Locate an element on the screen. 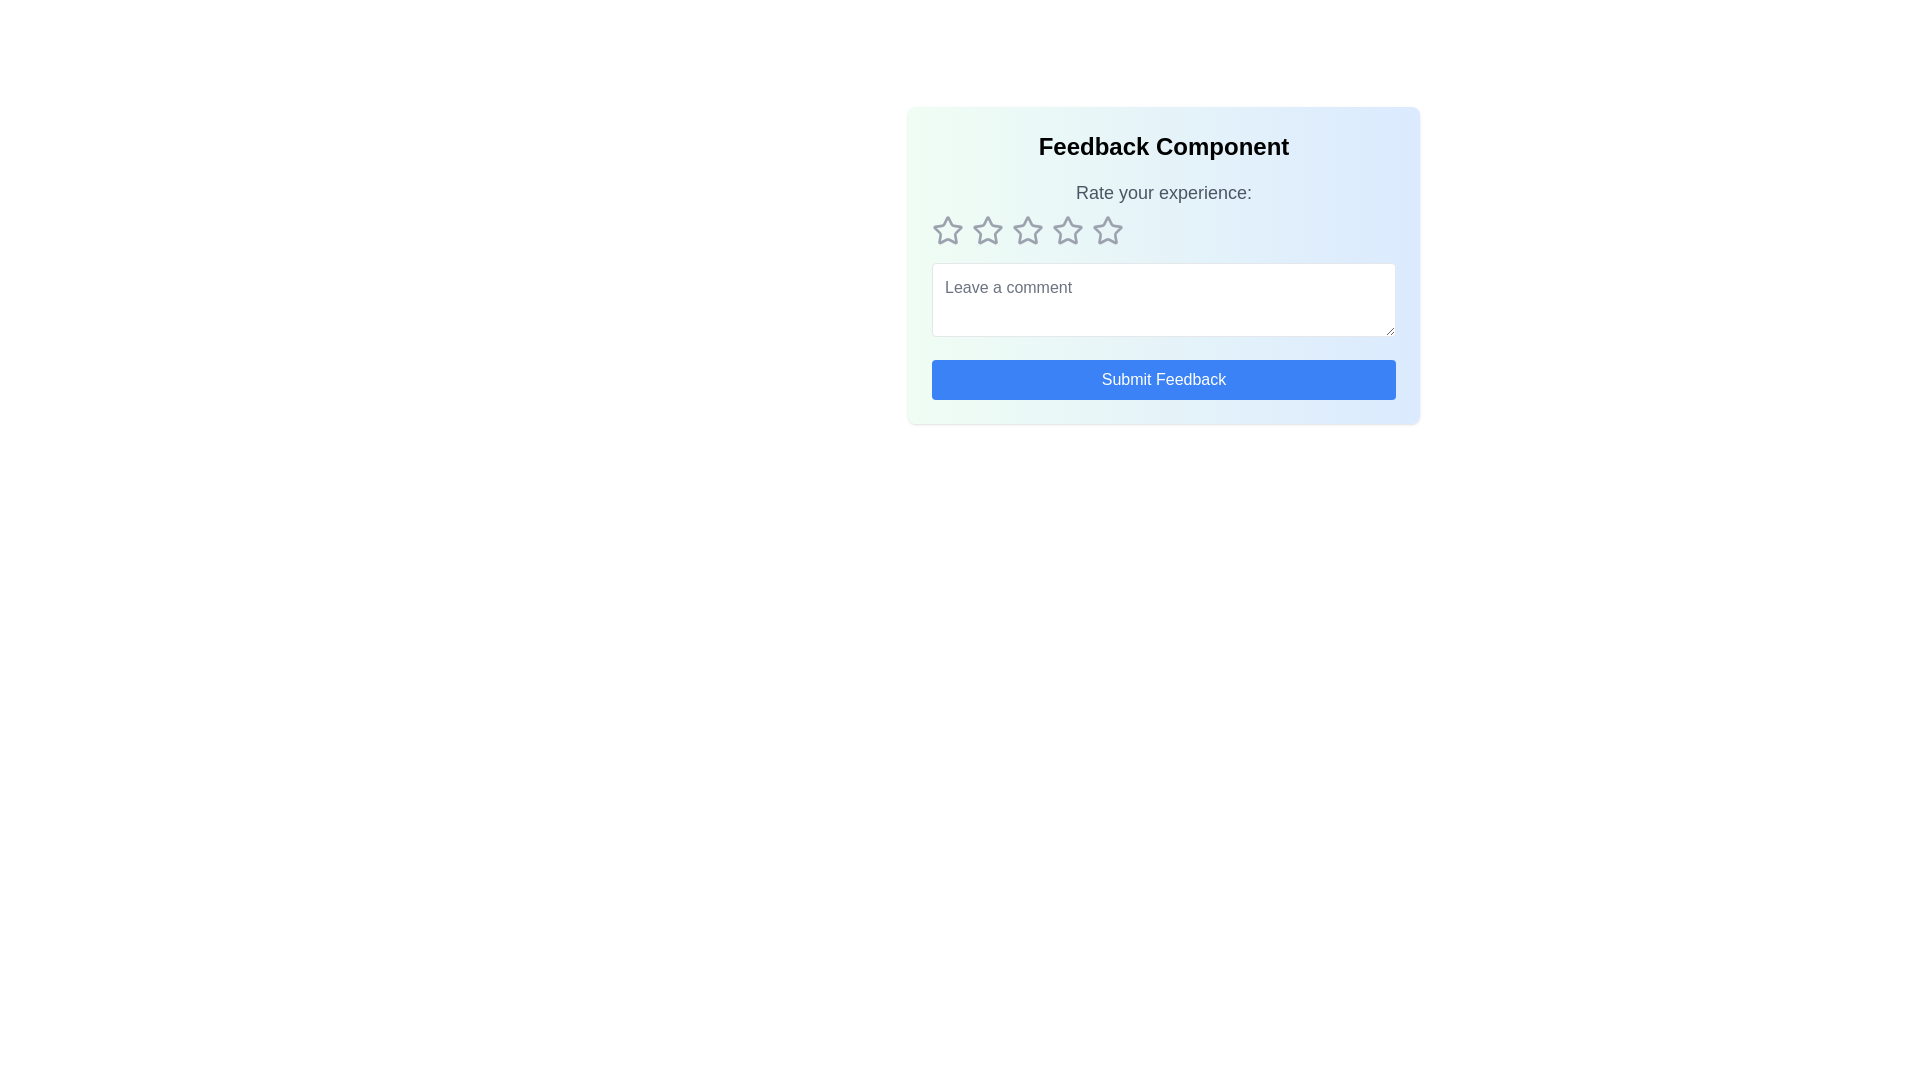 Image resolution: width=1920 pixels, height=1080 pixels. across the star icons in the Rating widget is located at coordinates (1163, 230).